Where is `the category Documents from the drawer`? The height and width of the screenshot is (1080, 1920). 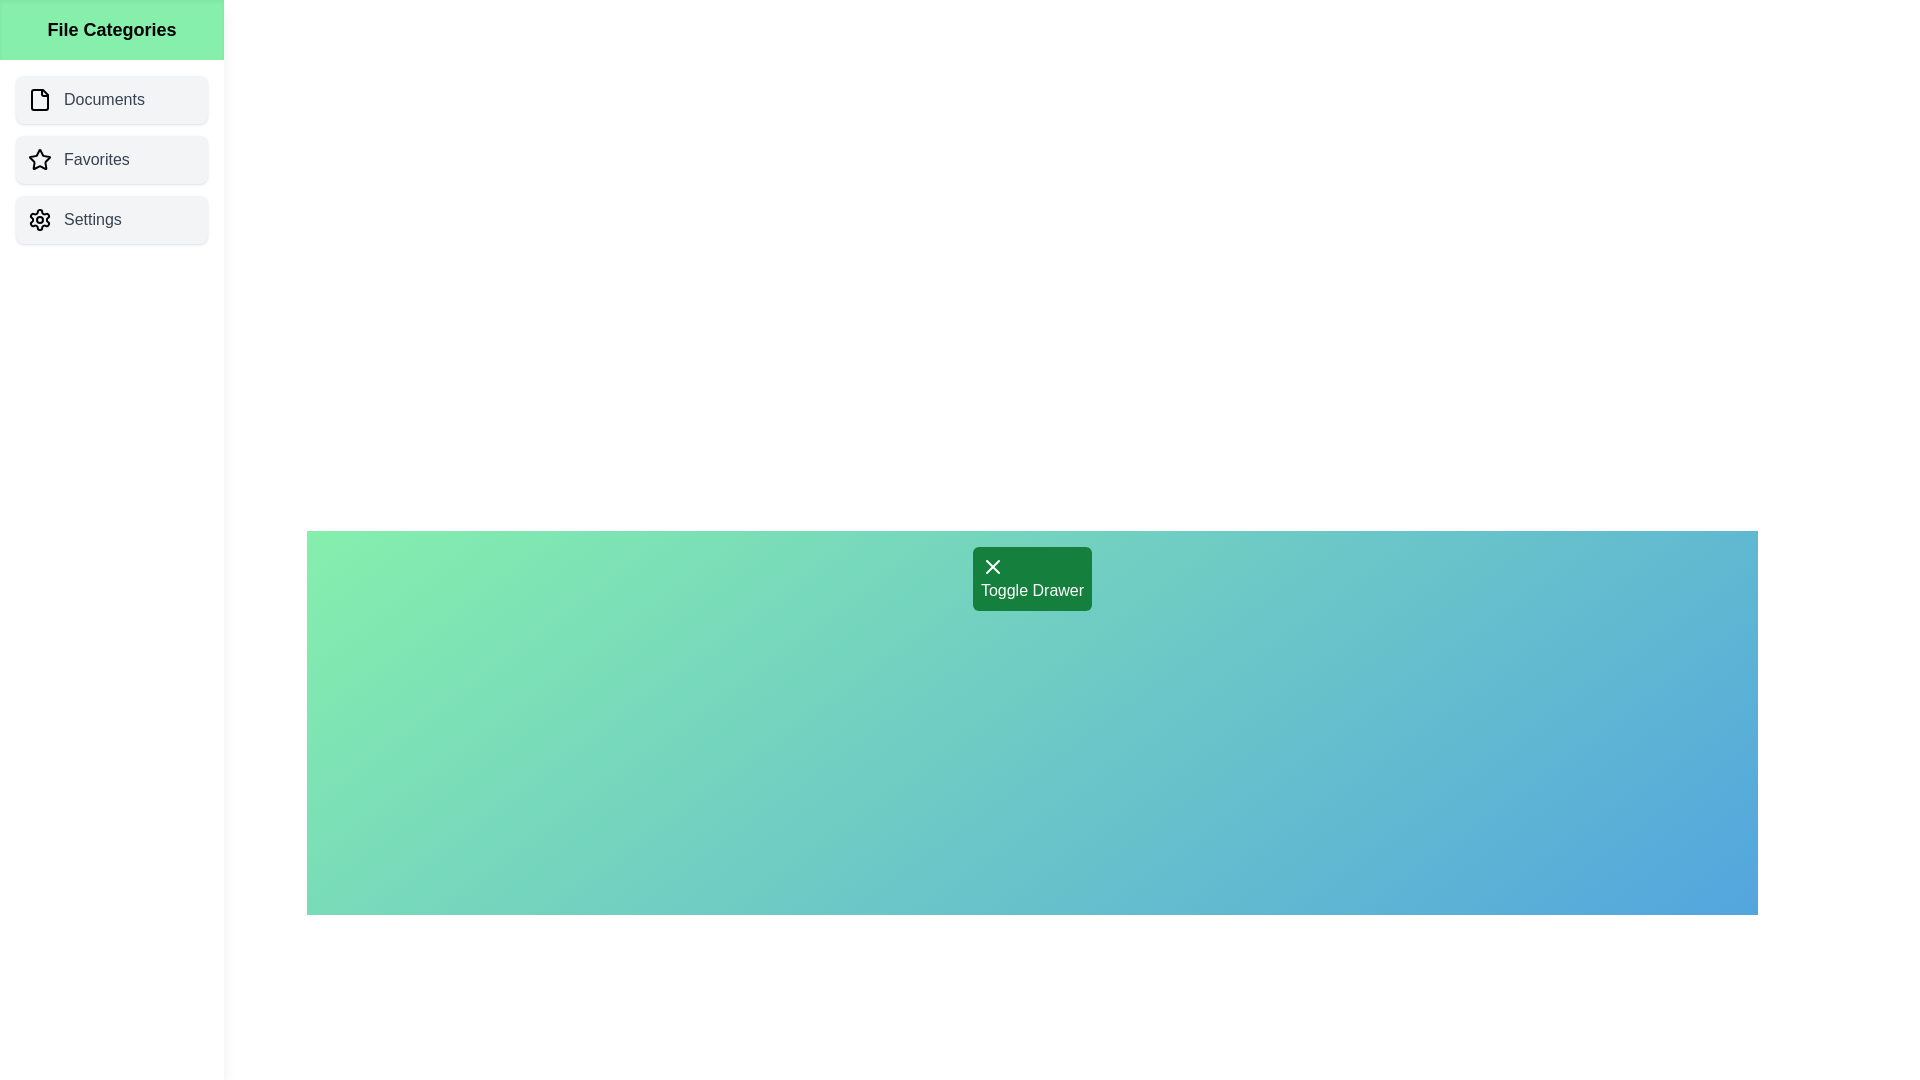 the category Documents from the drawer is located at coordinates (110, 100).